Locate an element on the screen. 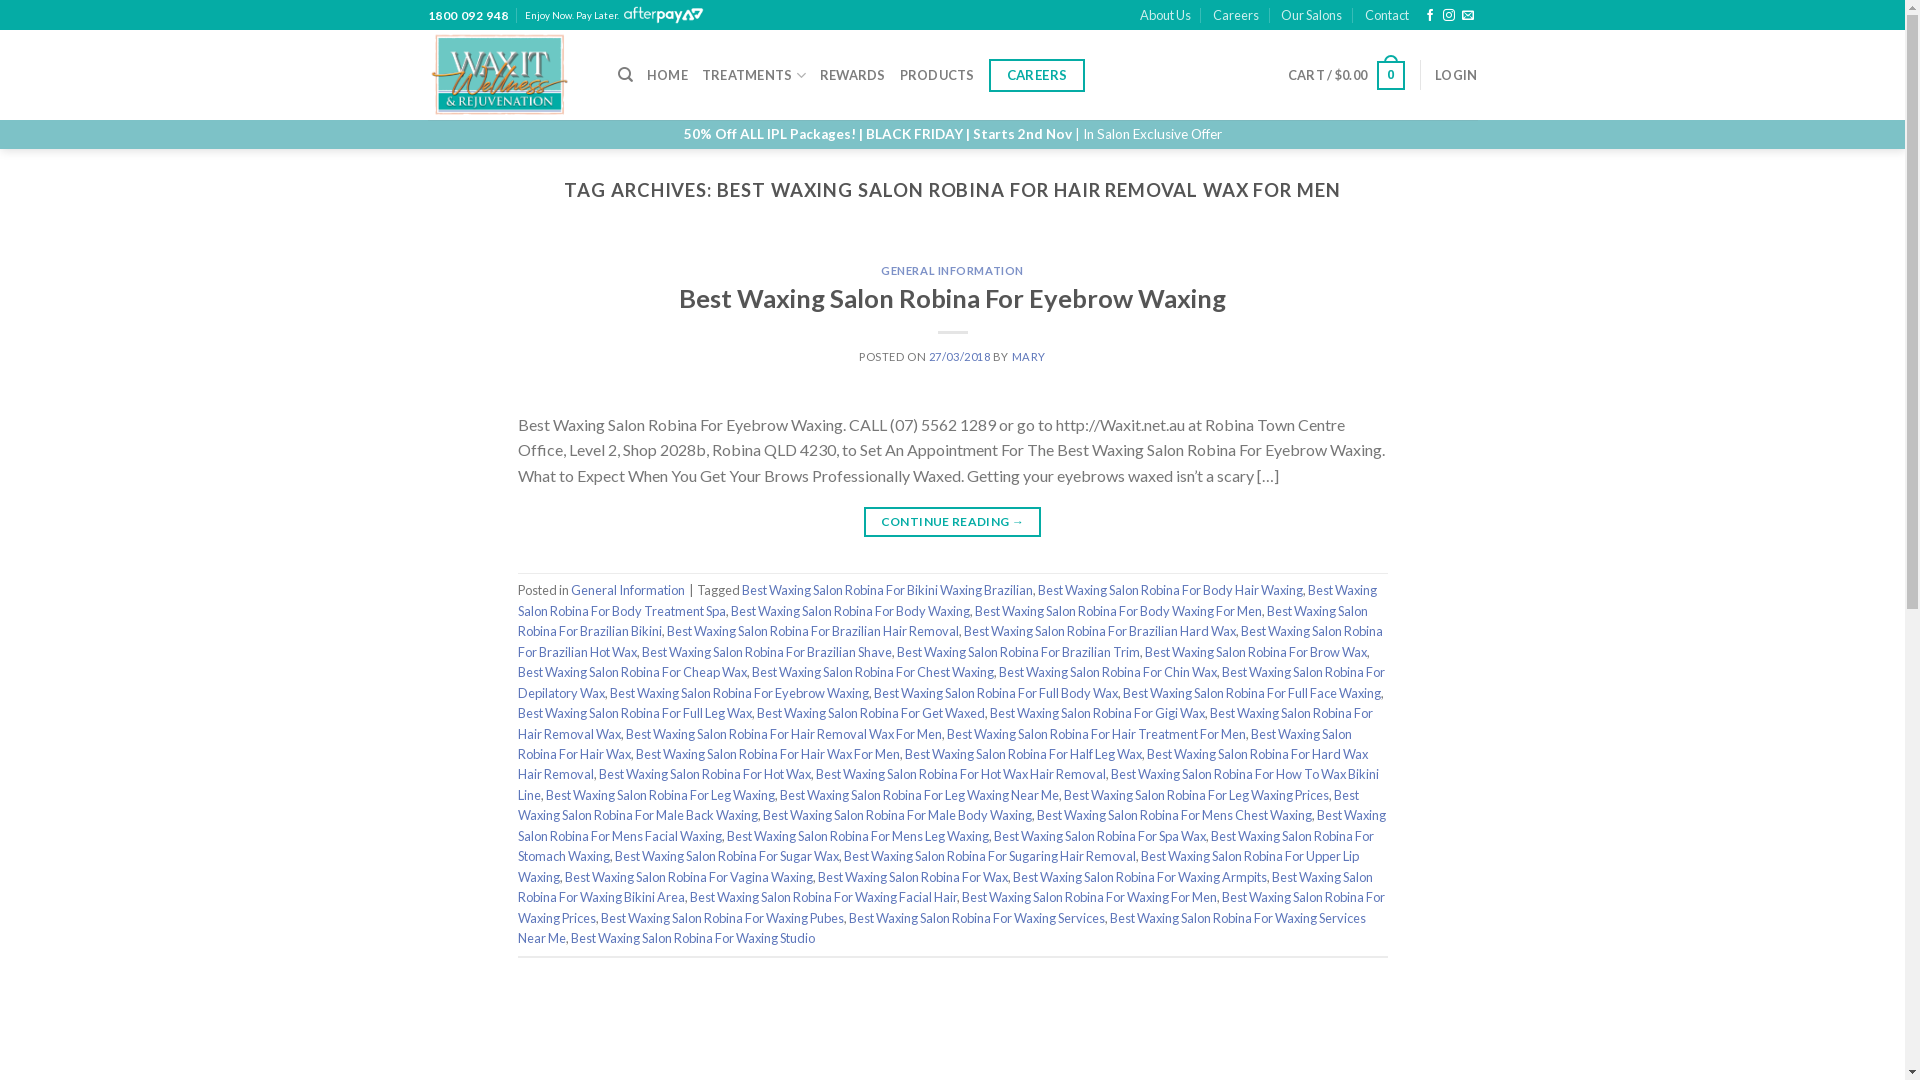  'MARY' is located at coordinates (1028, 355).